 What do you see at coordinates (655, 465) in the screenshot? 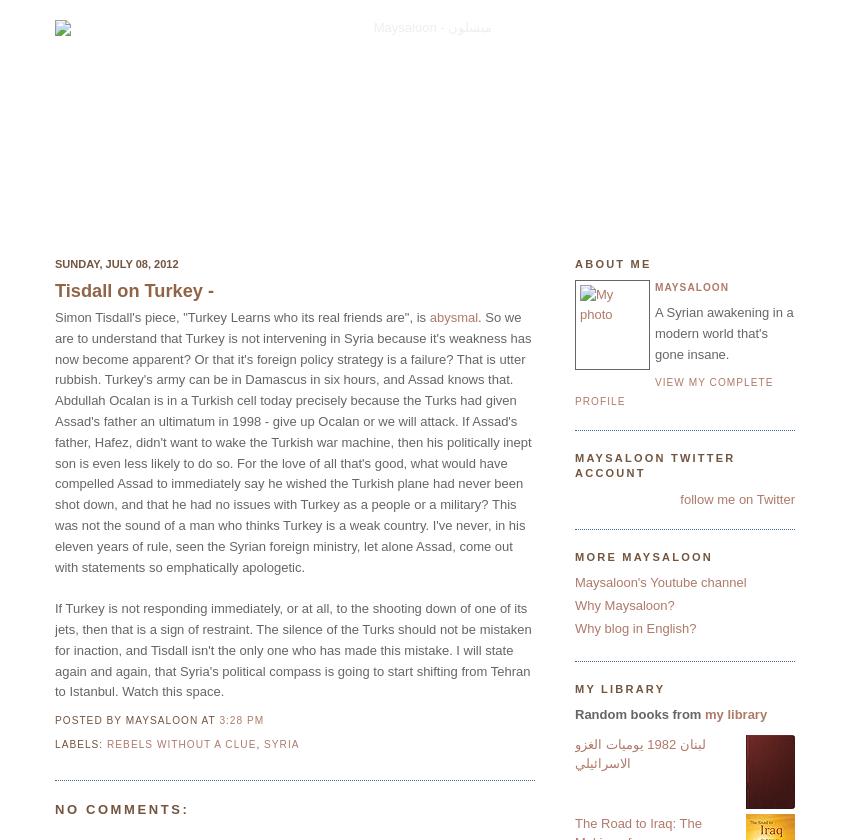
I see `'Maysaloon Twitter Account'` at bounding box center [655, 465].